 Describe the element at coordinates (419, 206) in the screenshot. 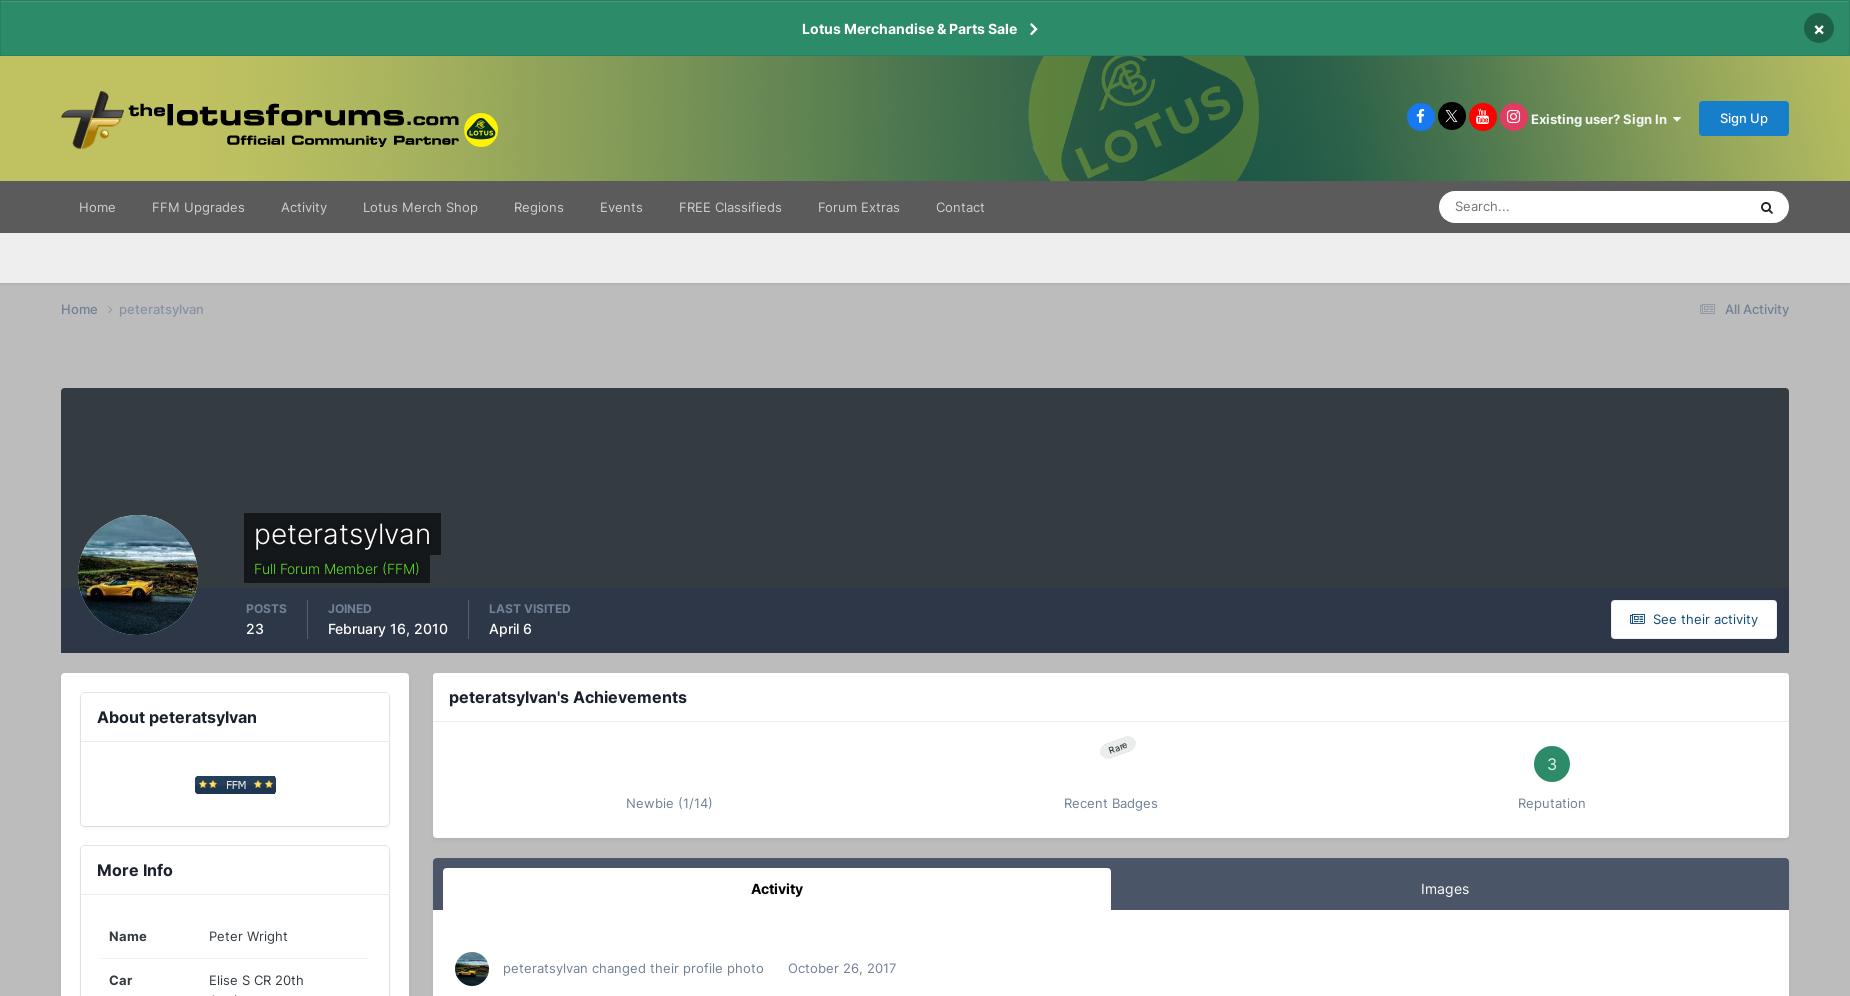

I see `'Lotus Merch Shop'` at that location.